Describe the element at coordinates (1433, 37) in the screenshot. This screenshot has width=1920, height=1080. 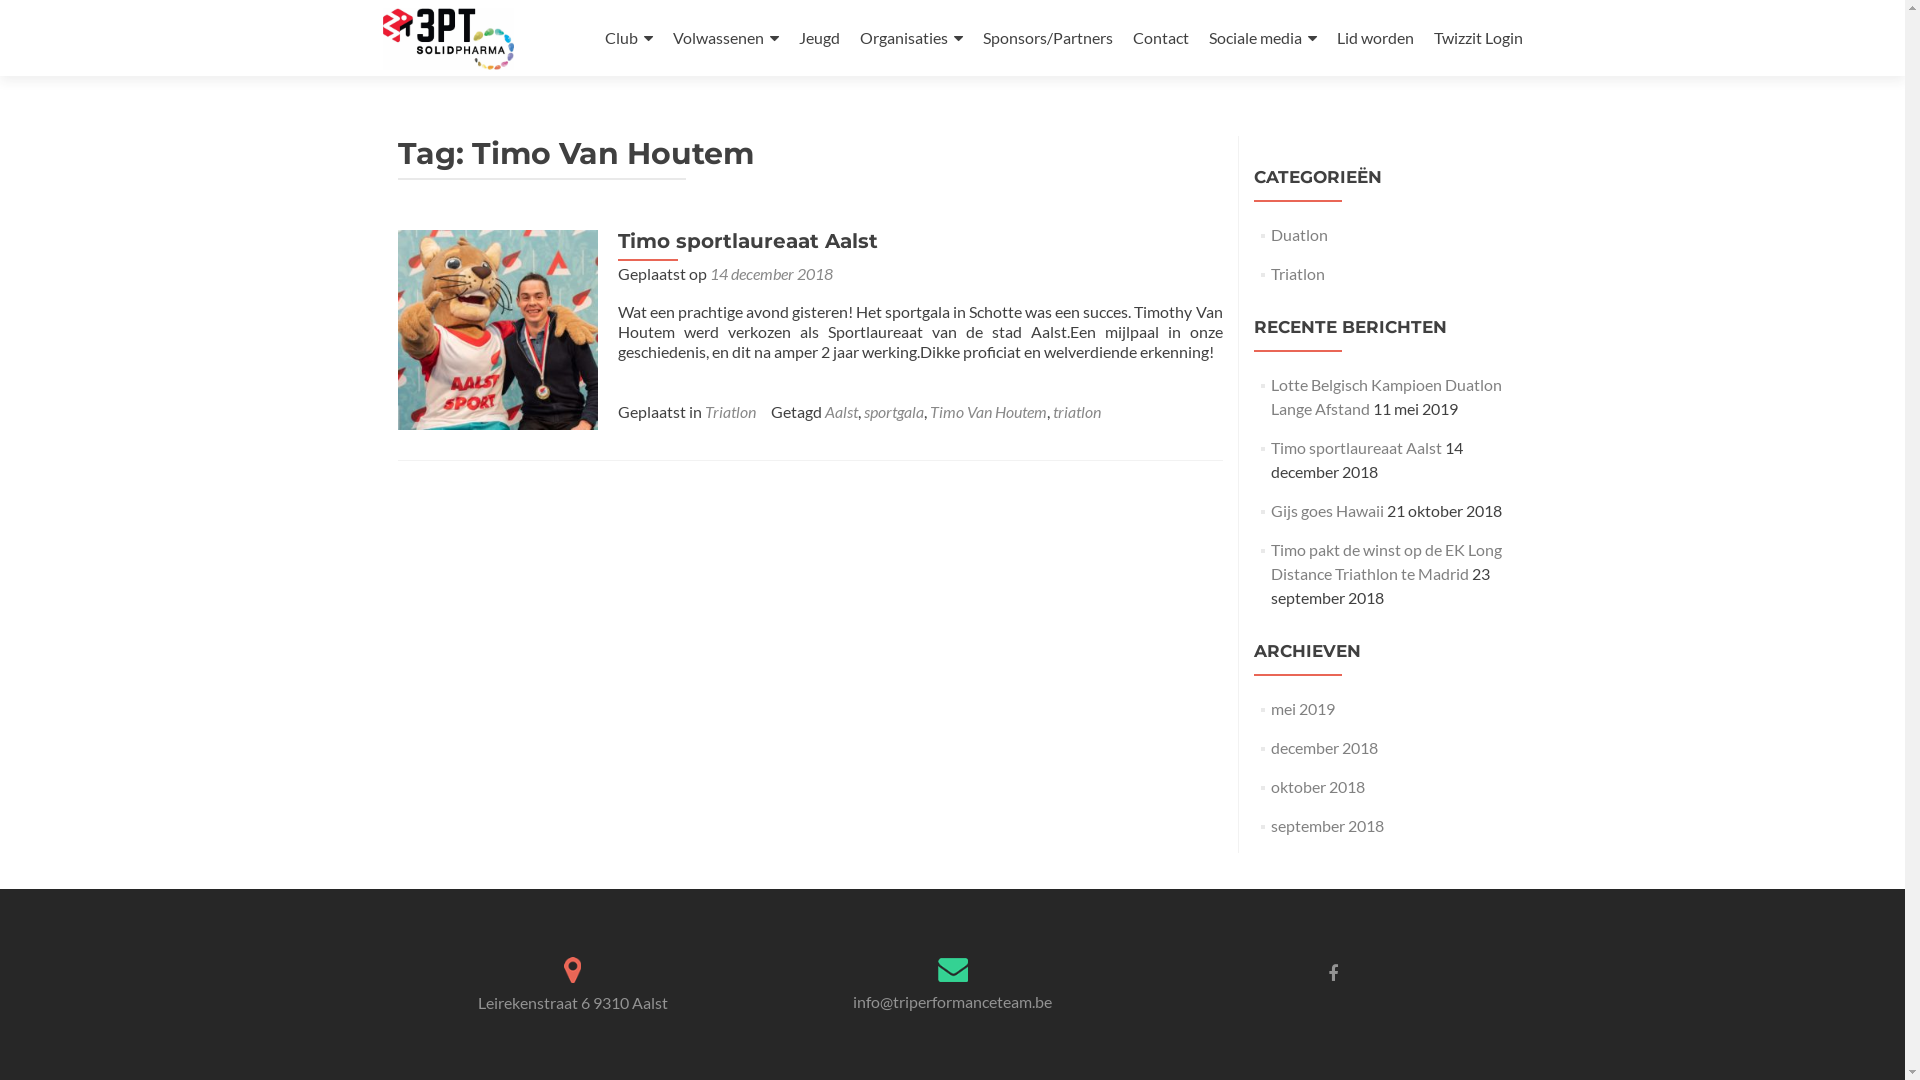
I see `'Twizzit Login'` at that location.